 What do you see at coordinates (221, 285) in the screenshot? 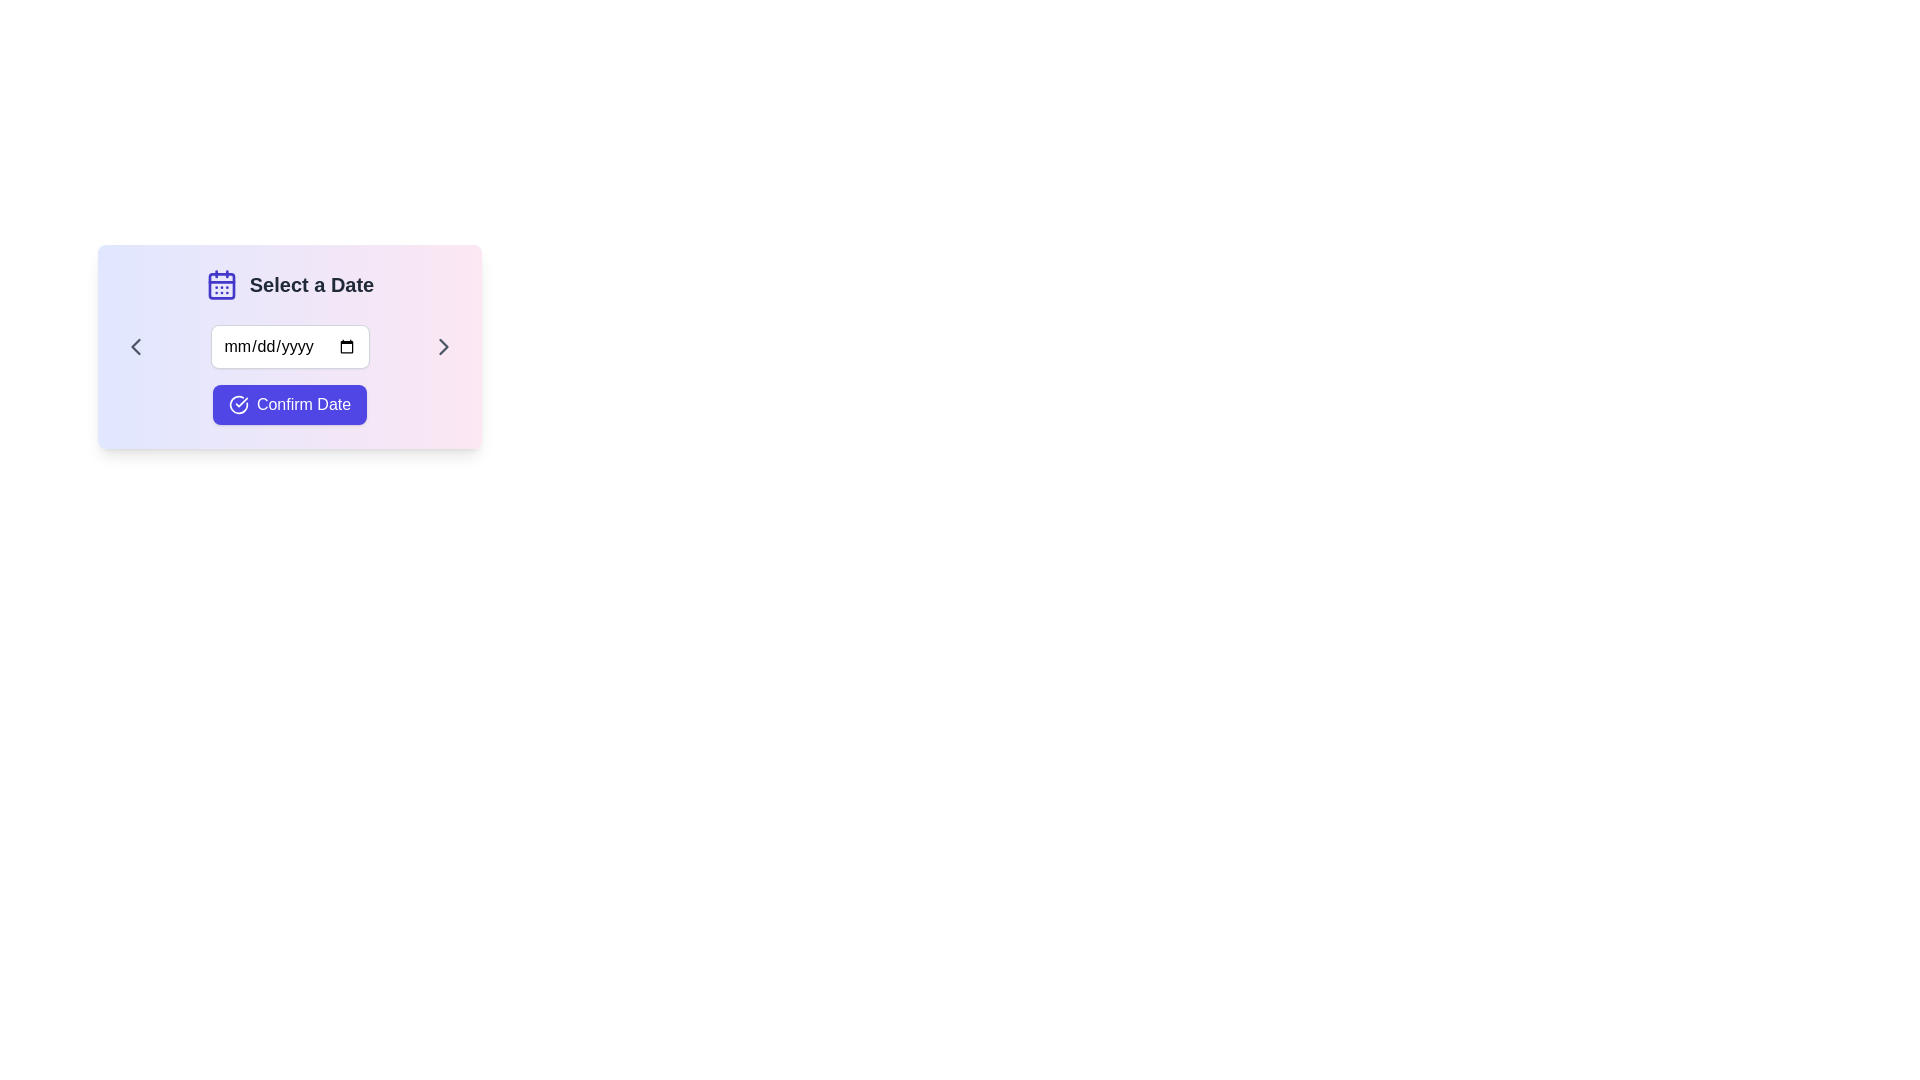
I see `the blue calendar icon located in the 'Select a Date' section, which is positioned in the top-left corner preceding the title text` at bounding box center [221, 285].